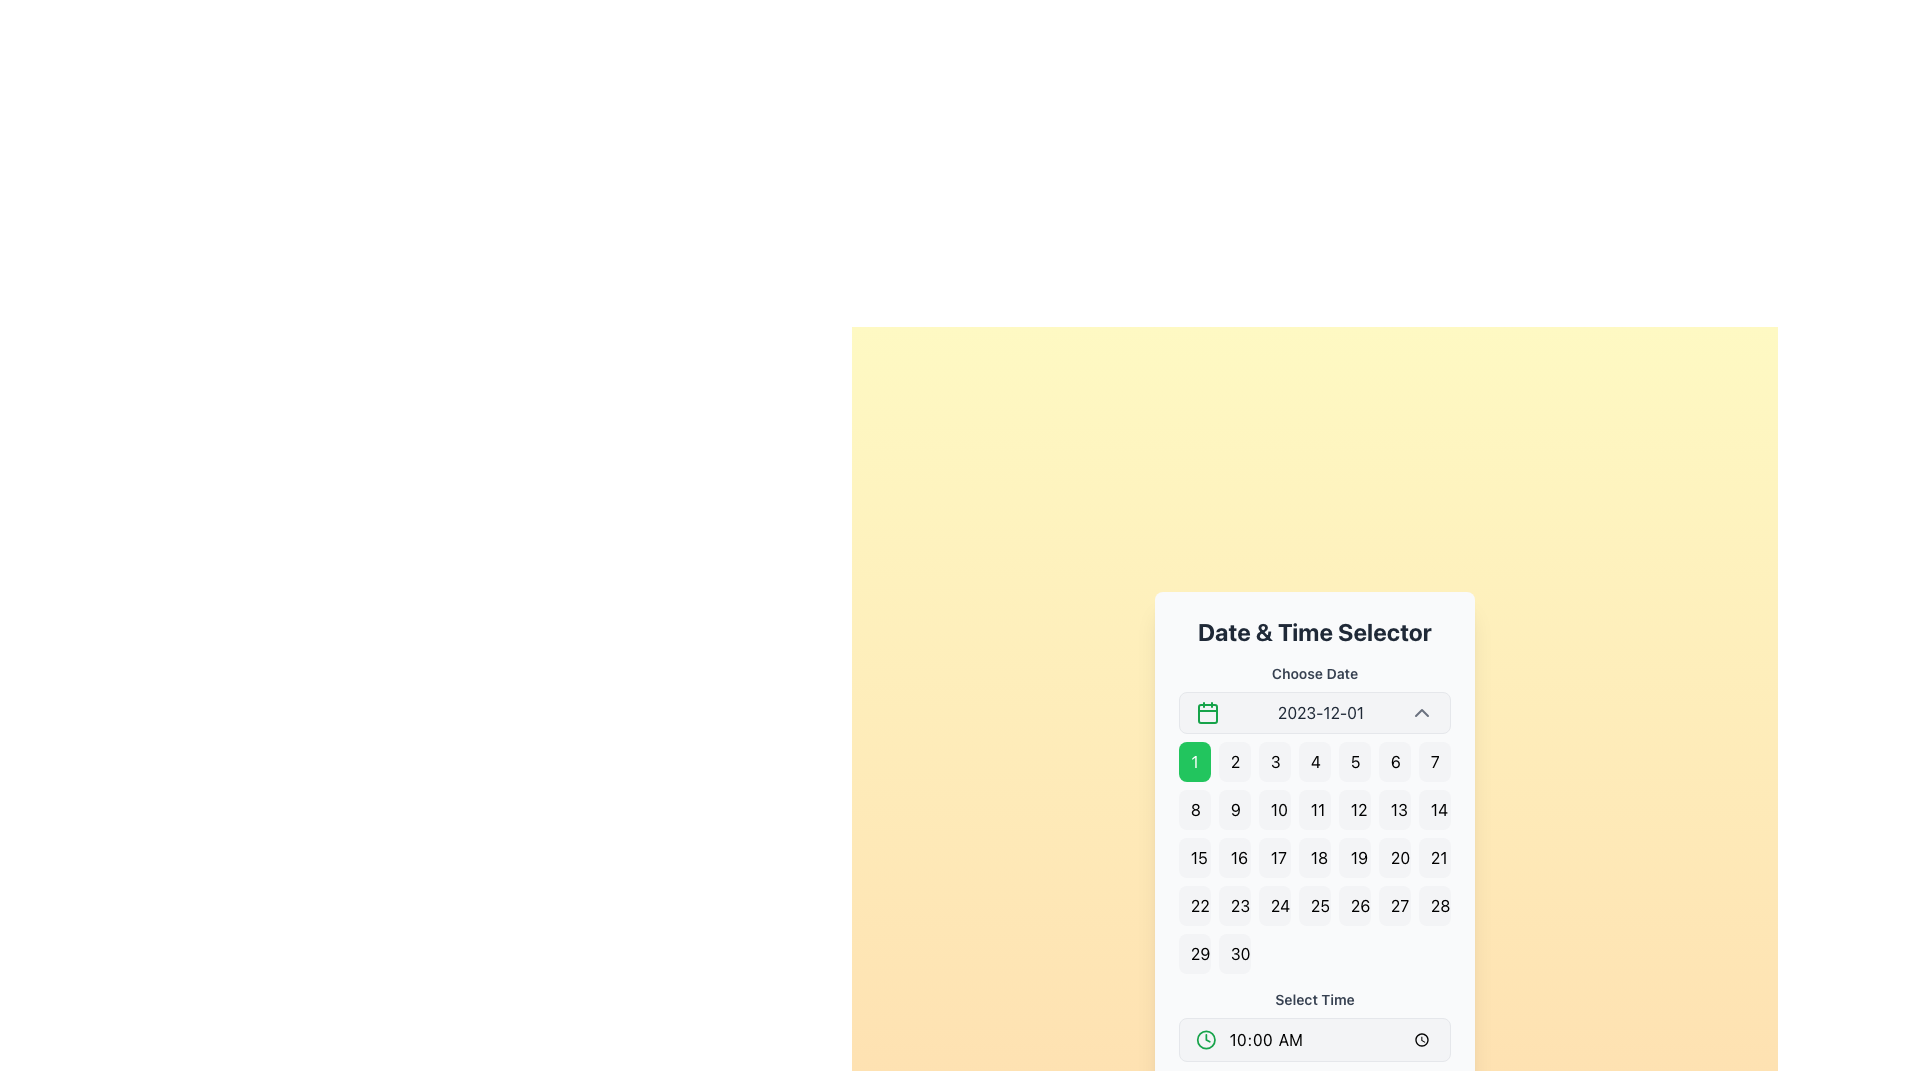 This screenshot has width=1920, height=1080. Describe the element at coordinates (1434, 762) in the screenshot. I see `the button displaying the number '7' in a light gray rectangular box with rounded corners, part of a calendar grid layout` at that location.